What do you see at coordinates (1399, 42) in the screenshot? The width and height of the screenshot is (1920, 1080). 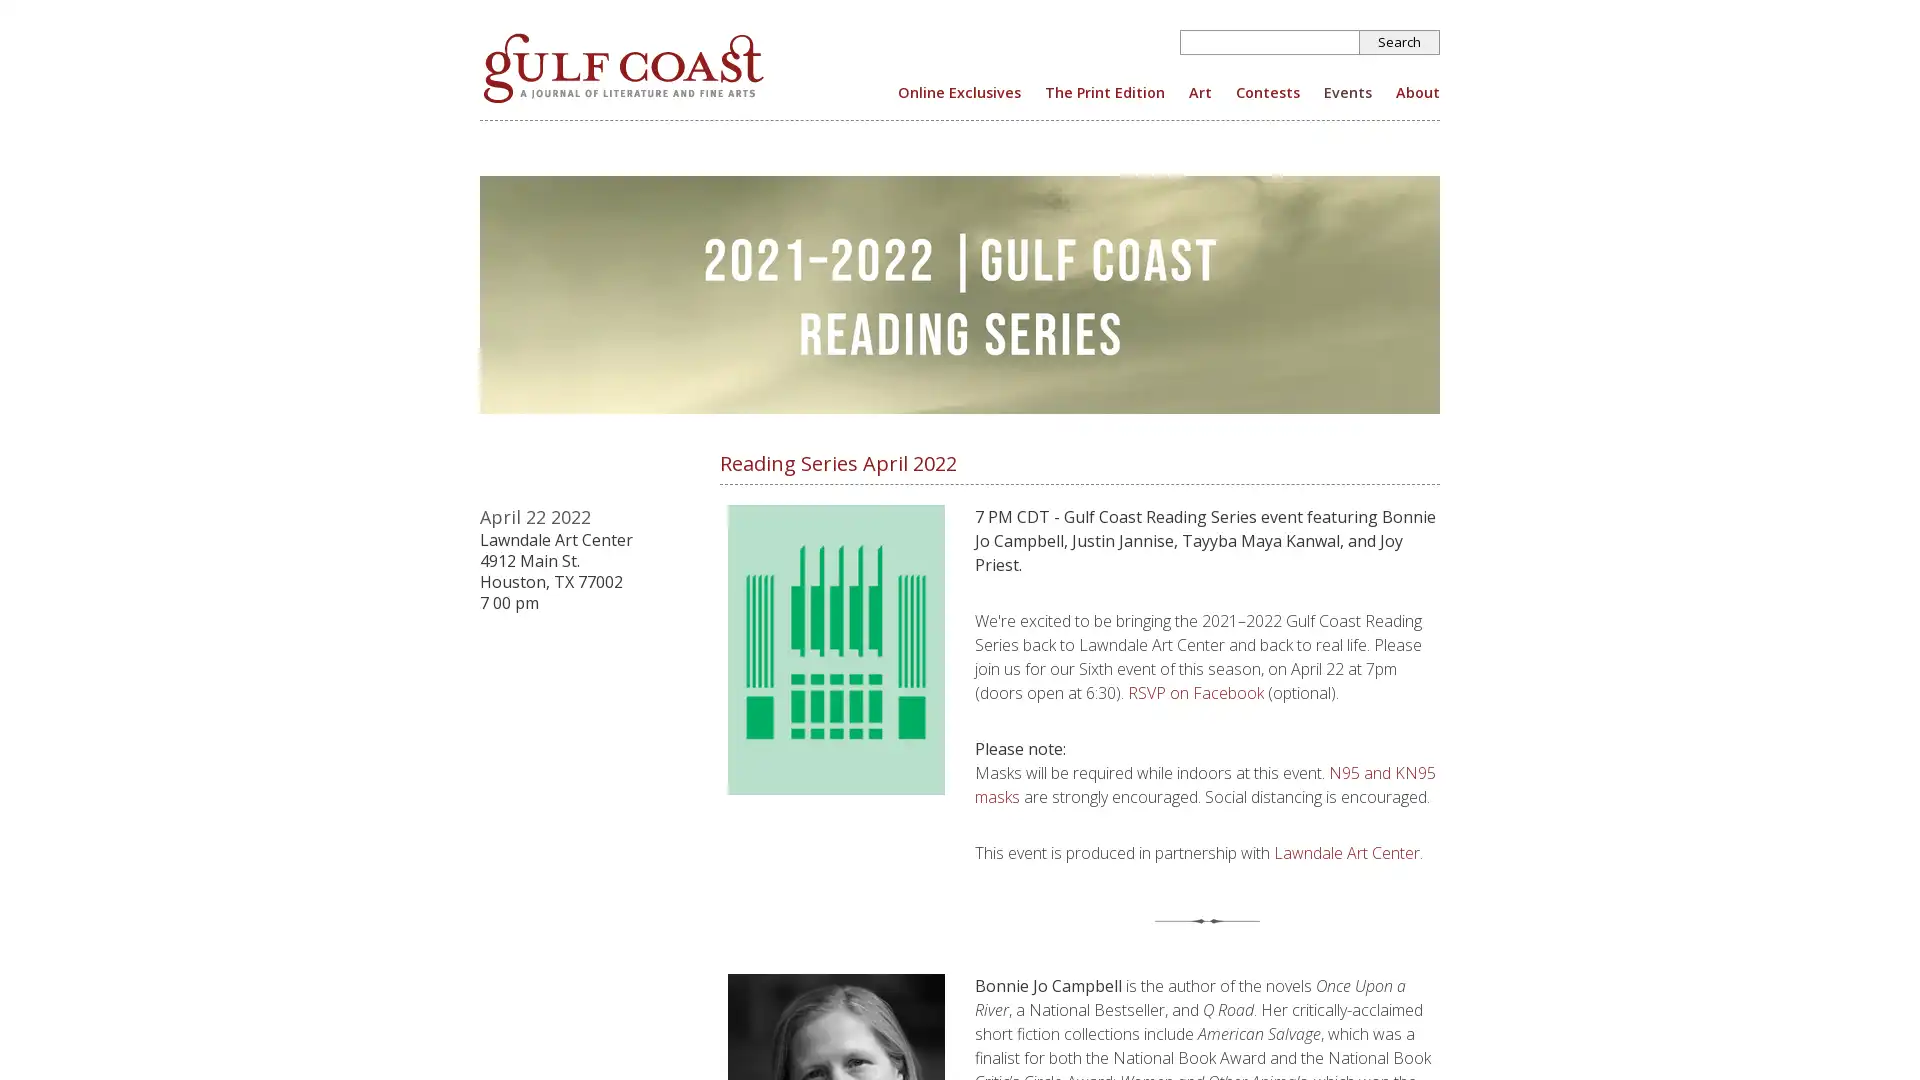 I see `Search` at bounding box center [1399, 42].